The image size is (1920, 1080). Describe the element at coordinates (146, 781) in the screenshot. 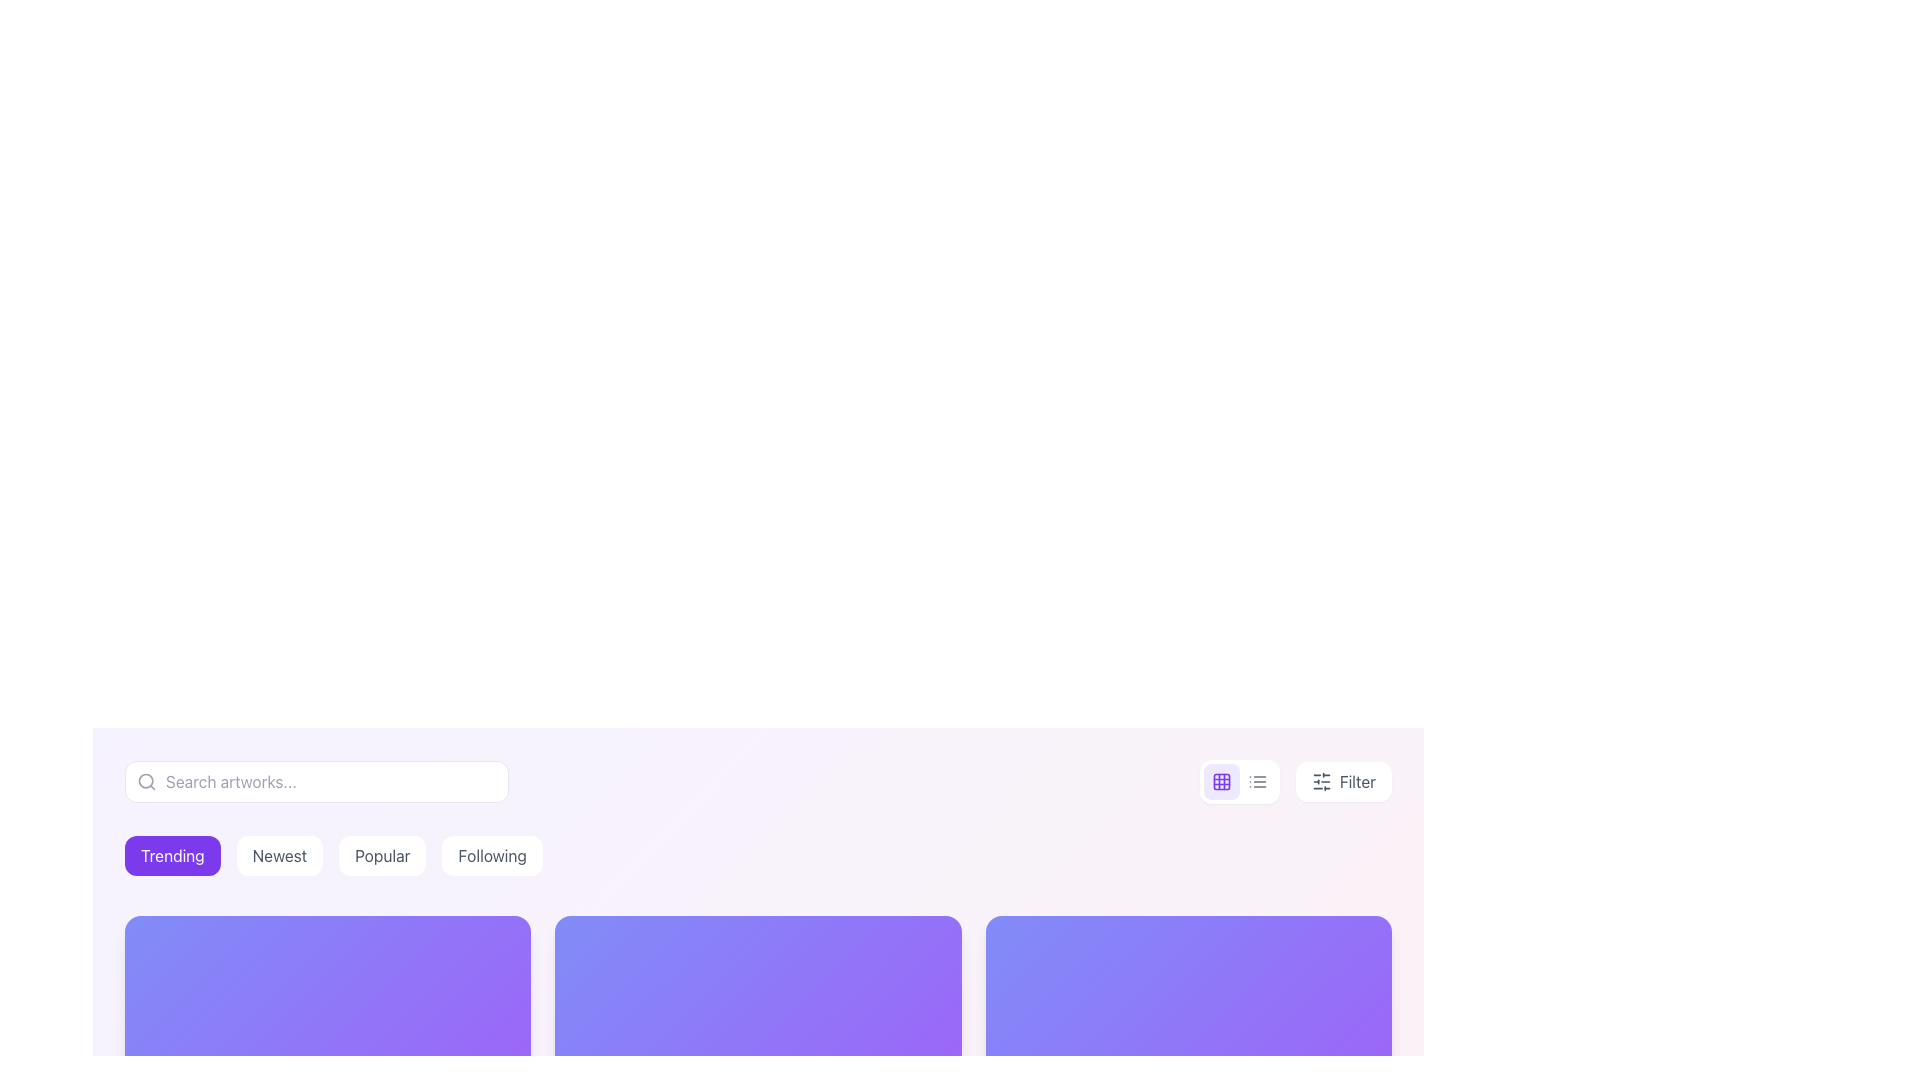

I see `the magnifying glass icon, which denotes the search function, located on the left side of the text input field with the placeholder 'Search artworks...'` at that location.